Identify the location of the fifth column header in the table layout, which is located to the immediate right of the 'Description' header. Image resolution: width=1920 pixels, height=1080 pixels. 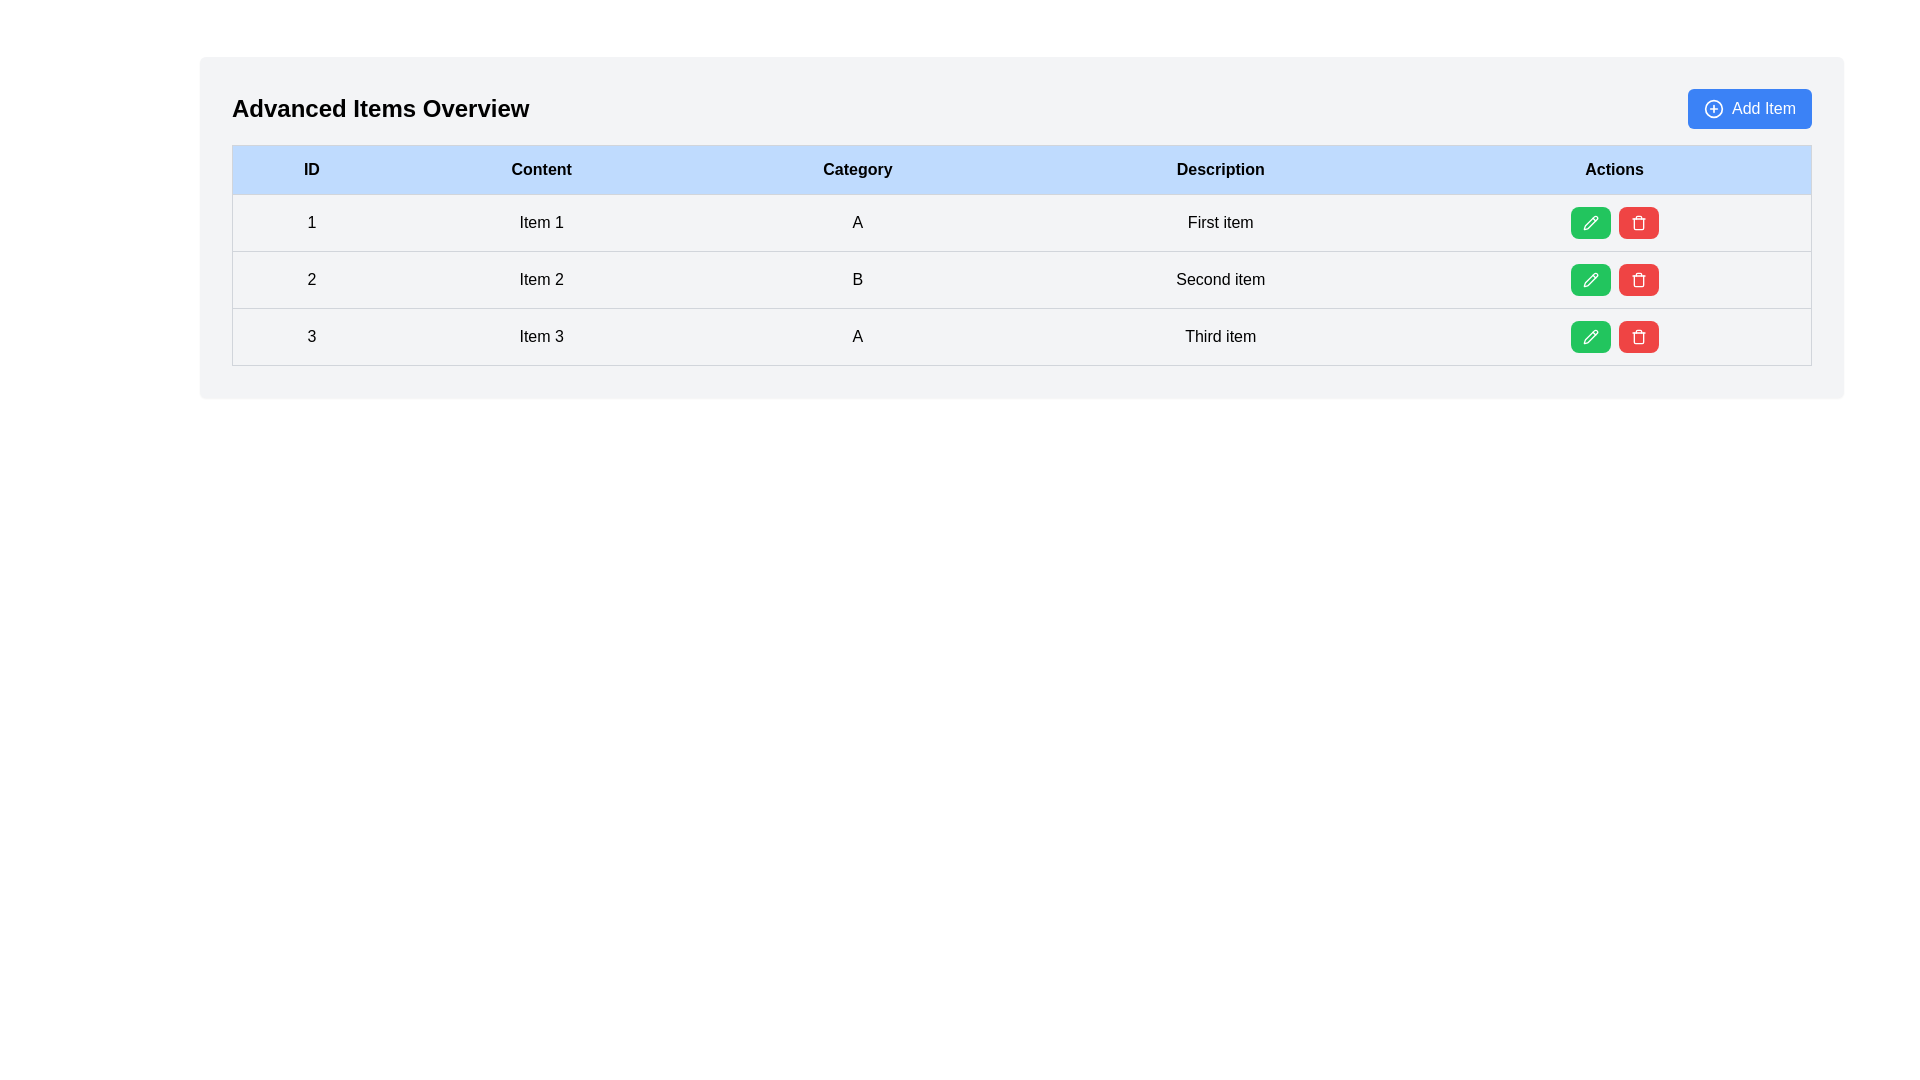
(1614, 168).